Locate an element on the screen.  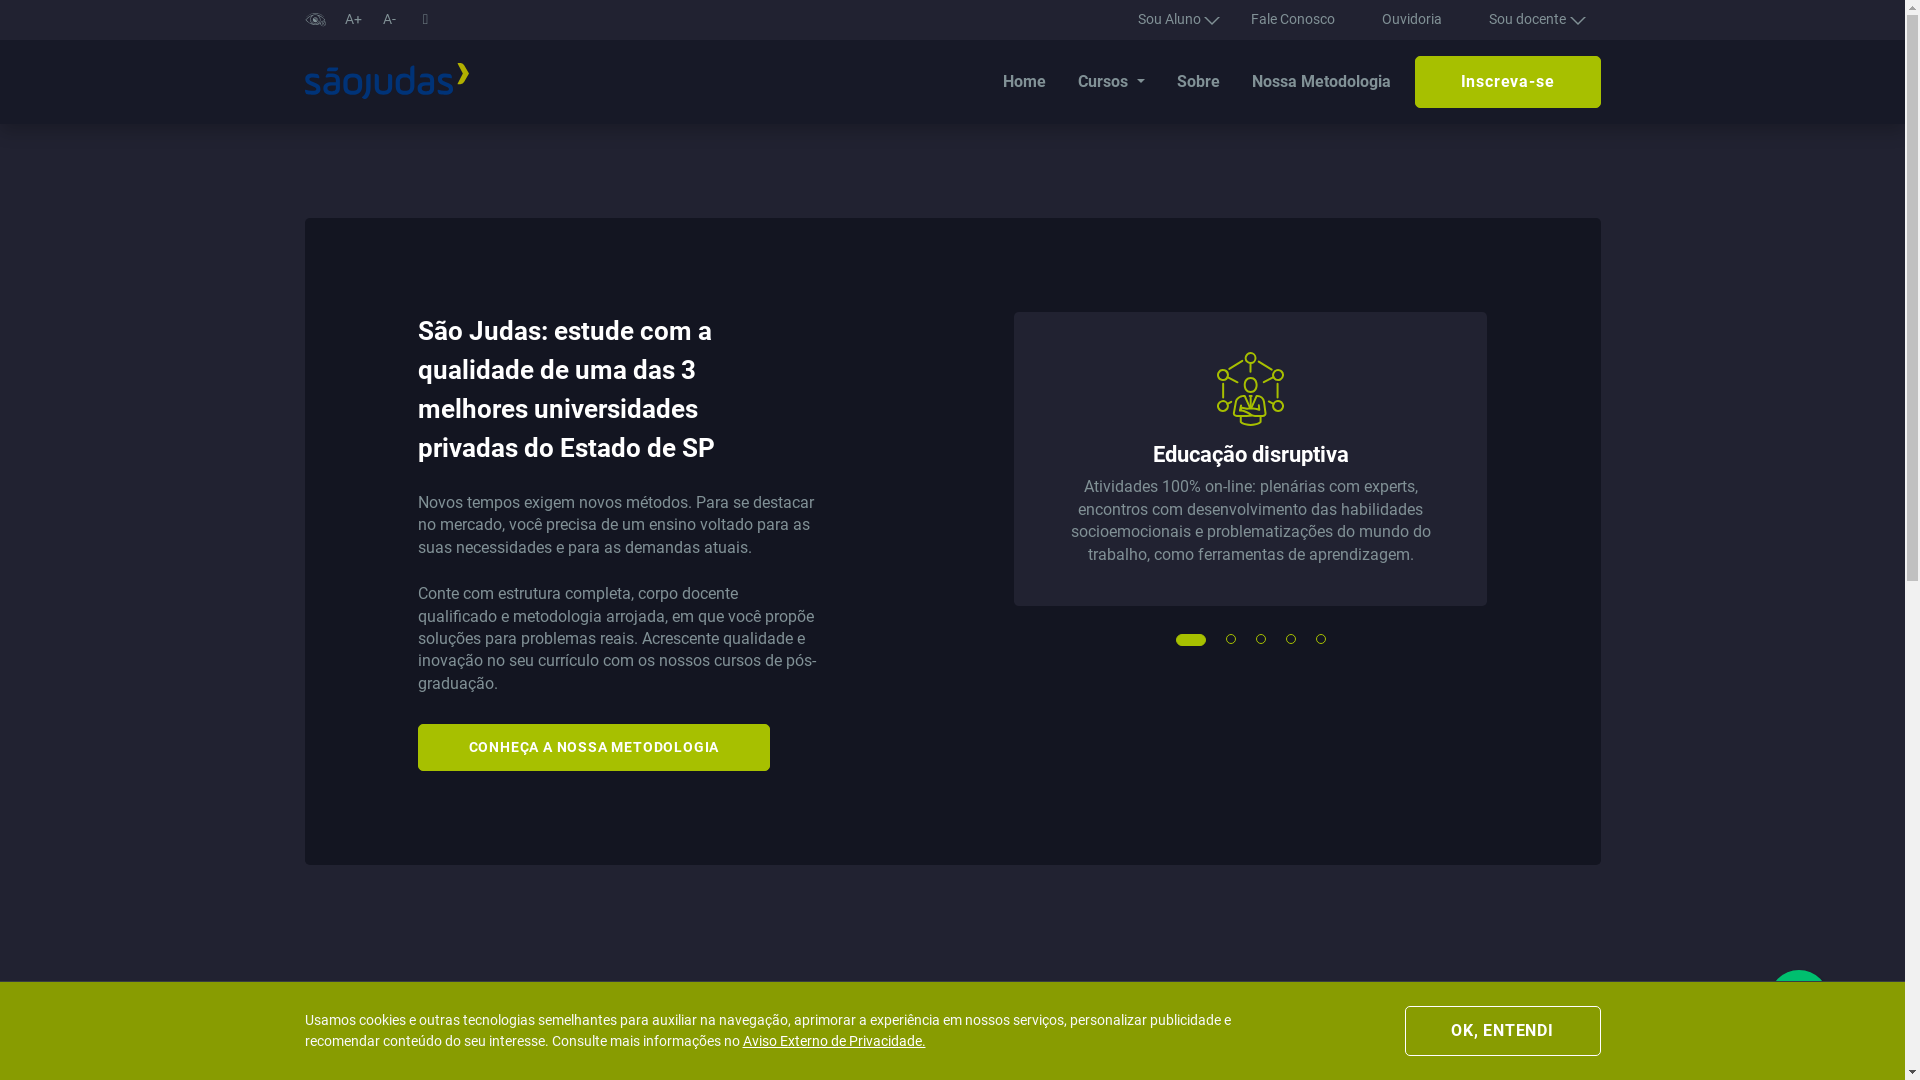
'OK, ENTENDI' is located at coordinates (1502, 1030).